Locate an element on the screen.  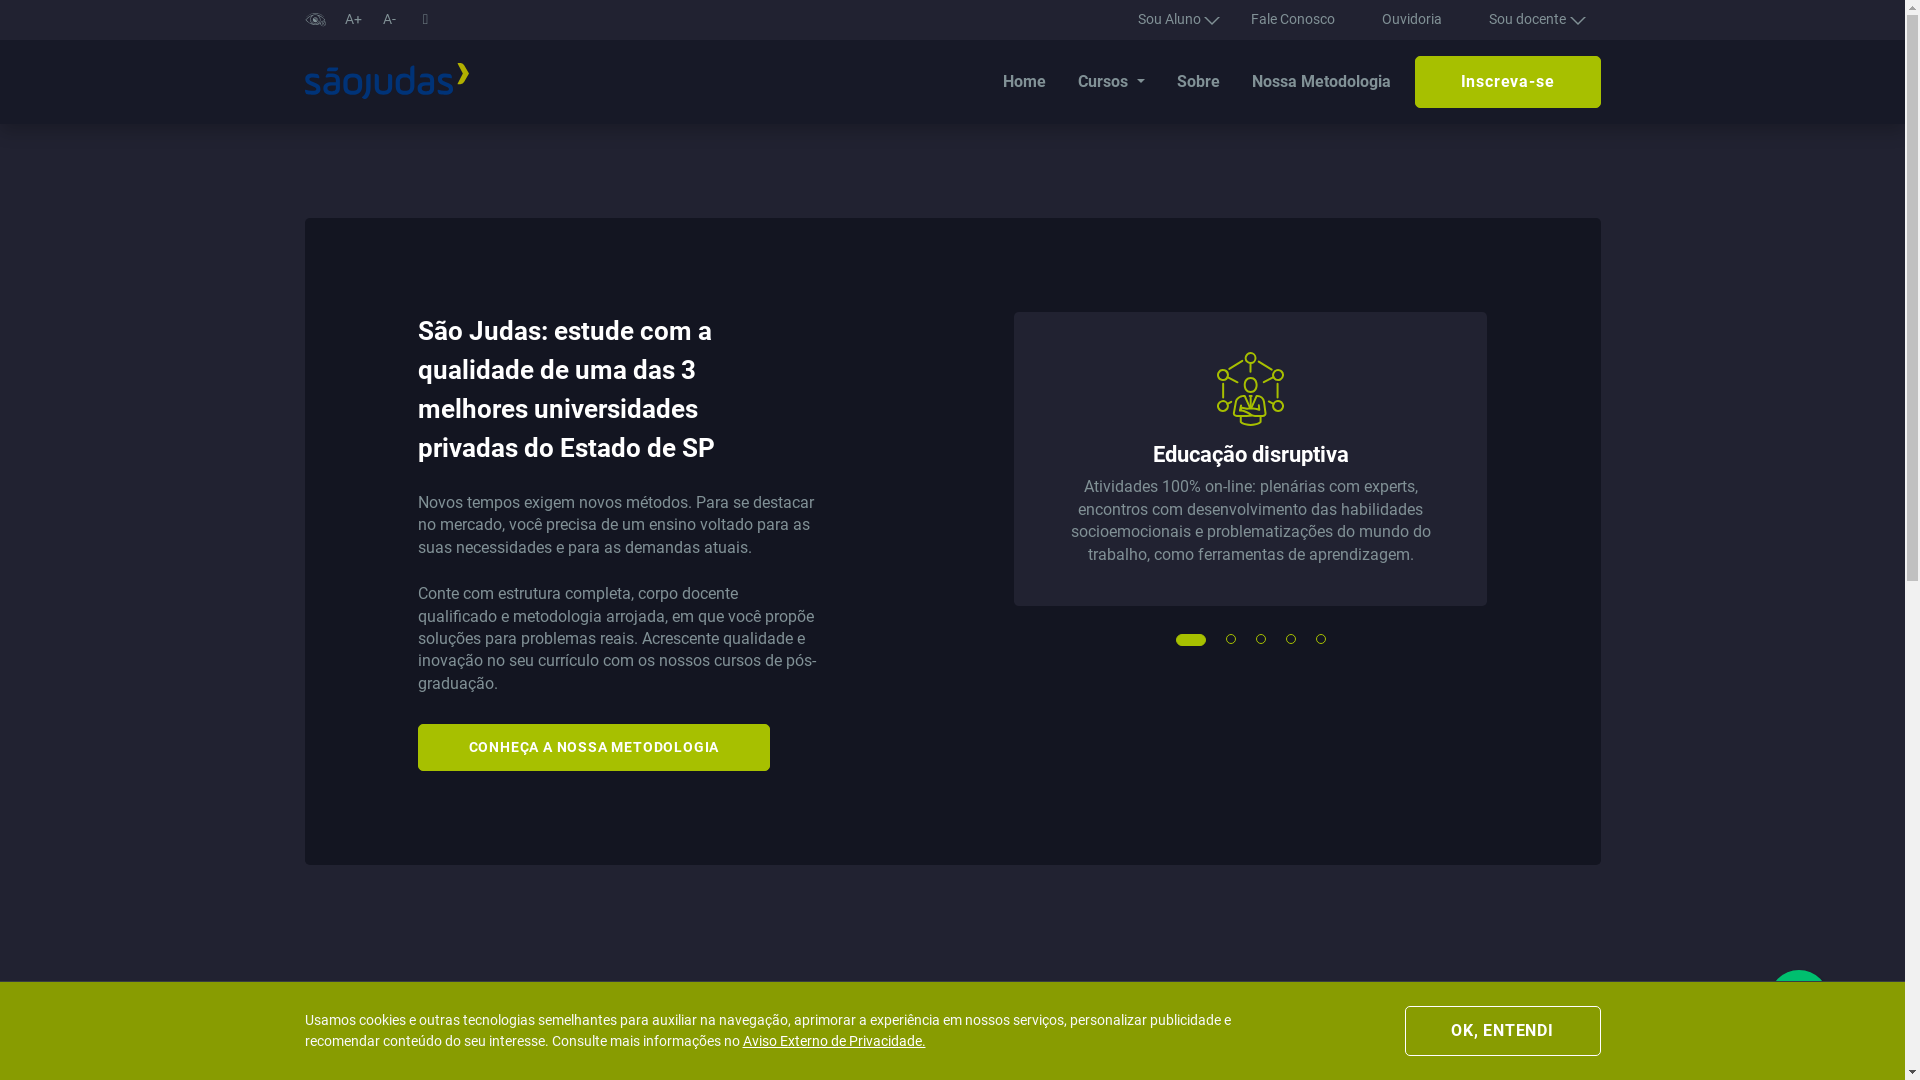
'OK, ENTENDI' is located at coordinates (1502, 1030).